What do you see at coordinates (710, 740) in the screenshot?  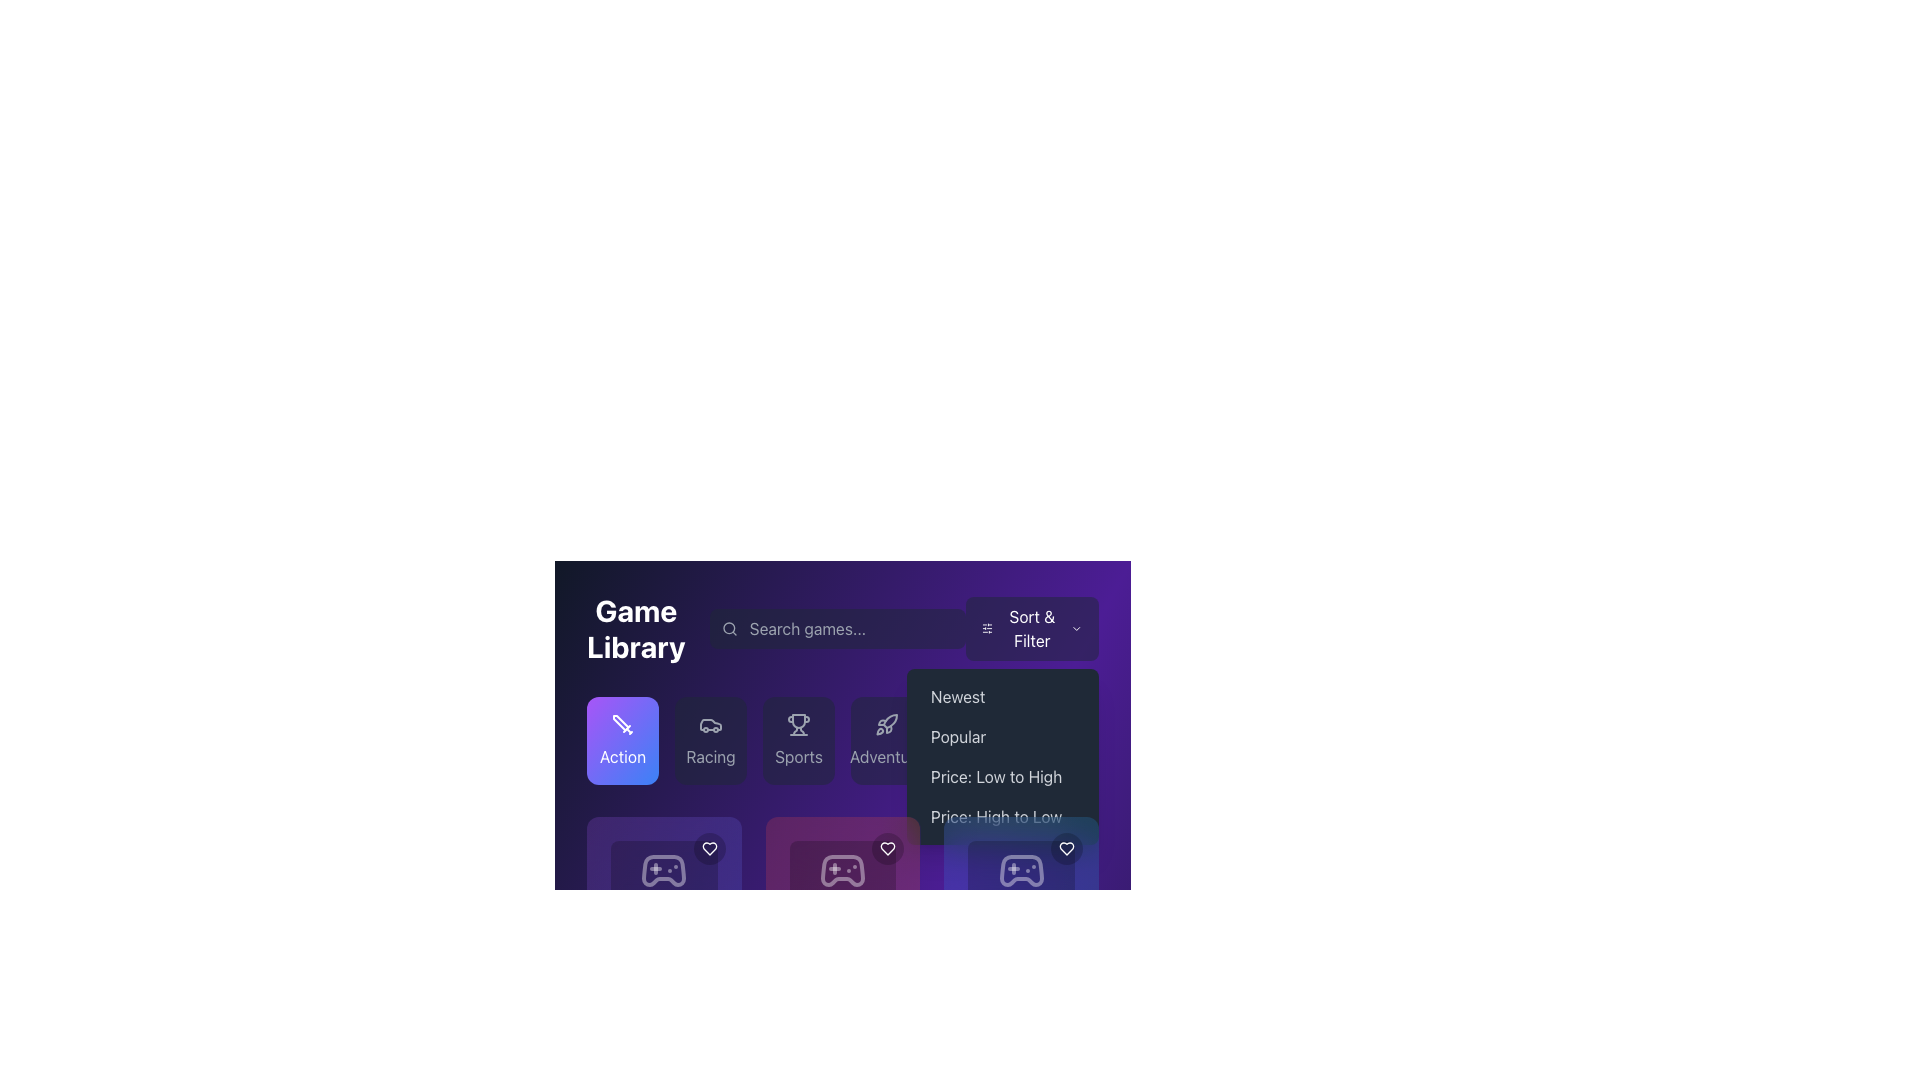 I see `the 'Racing' category button, which is the second button from the left in a row of category selector buttons labeled 'Action,' 'Racing,' 'Sports,' and 'Adventure.'` at bounding box center [710, 740].